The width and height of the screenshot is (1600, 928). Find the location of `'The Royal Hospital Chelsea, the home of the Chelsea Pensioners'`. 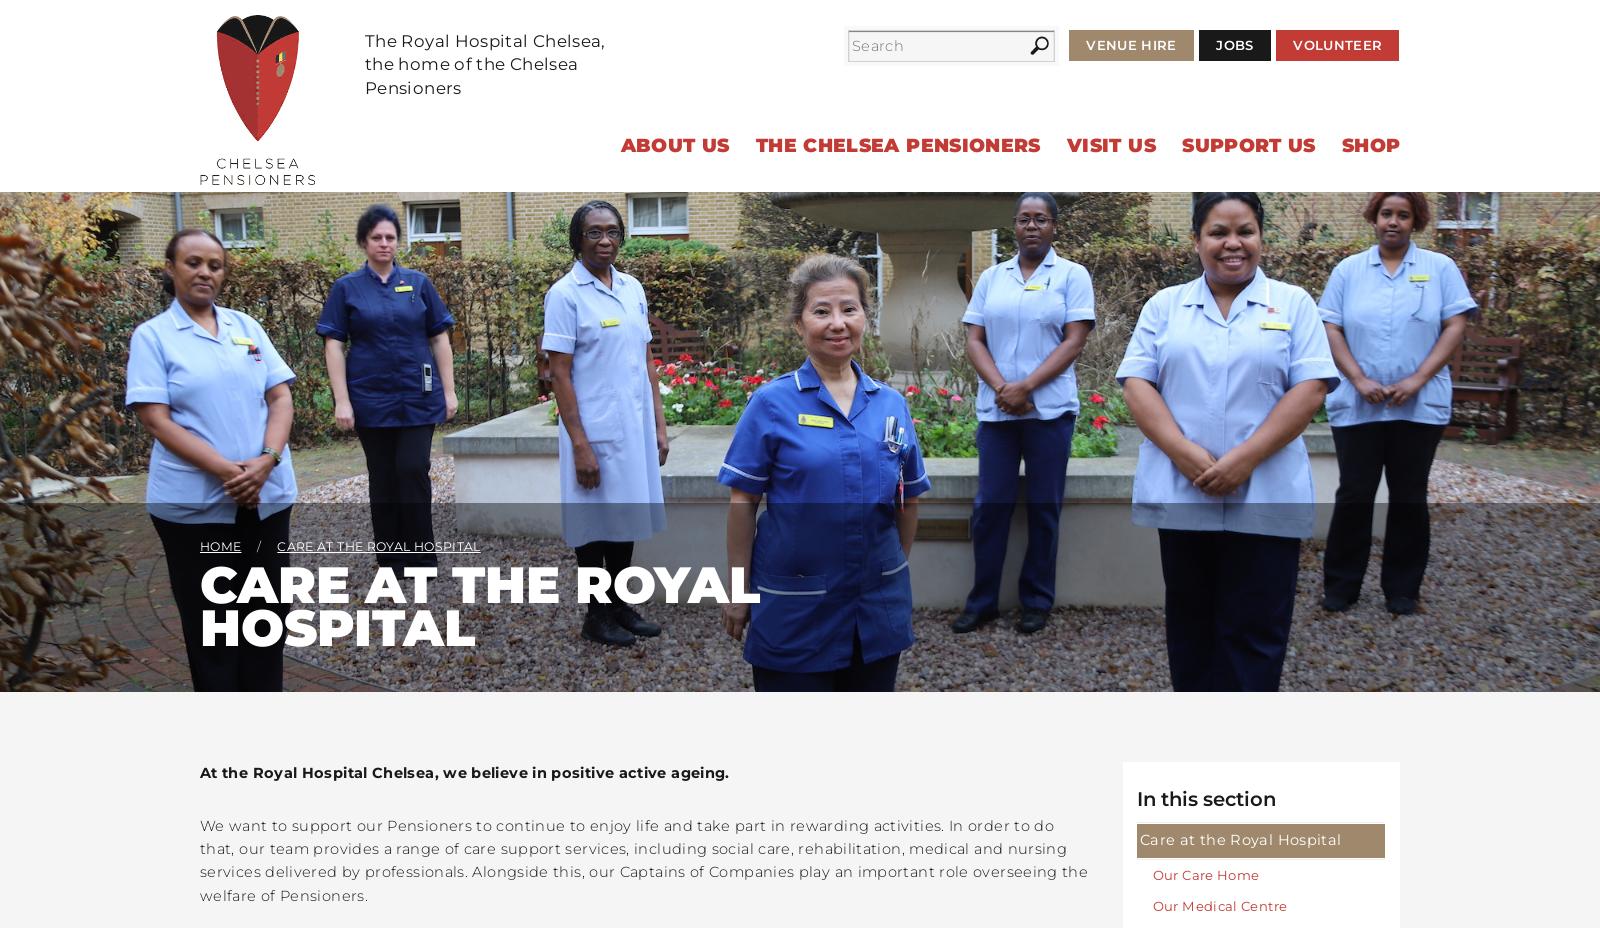

'The Royal Hospital Chelsea, the home of the Chelsea Pensioners' is located at coordinates (483, 63).